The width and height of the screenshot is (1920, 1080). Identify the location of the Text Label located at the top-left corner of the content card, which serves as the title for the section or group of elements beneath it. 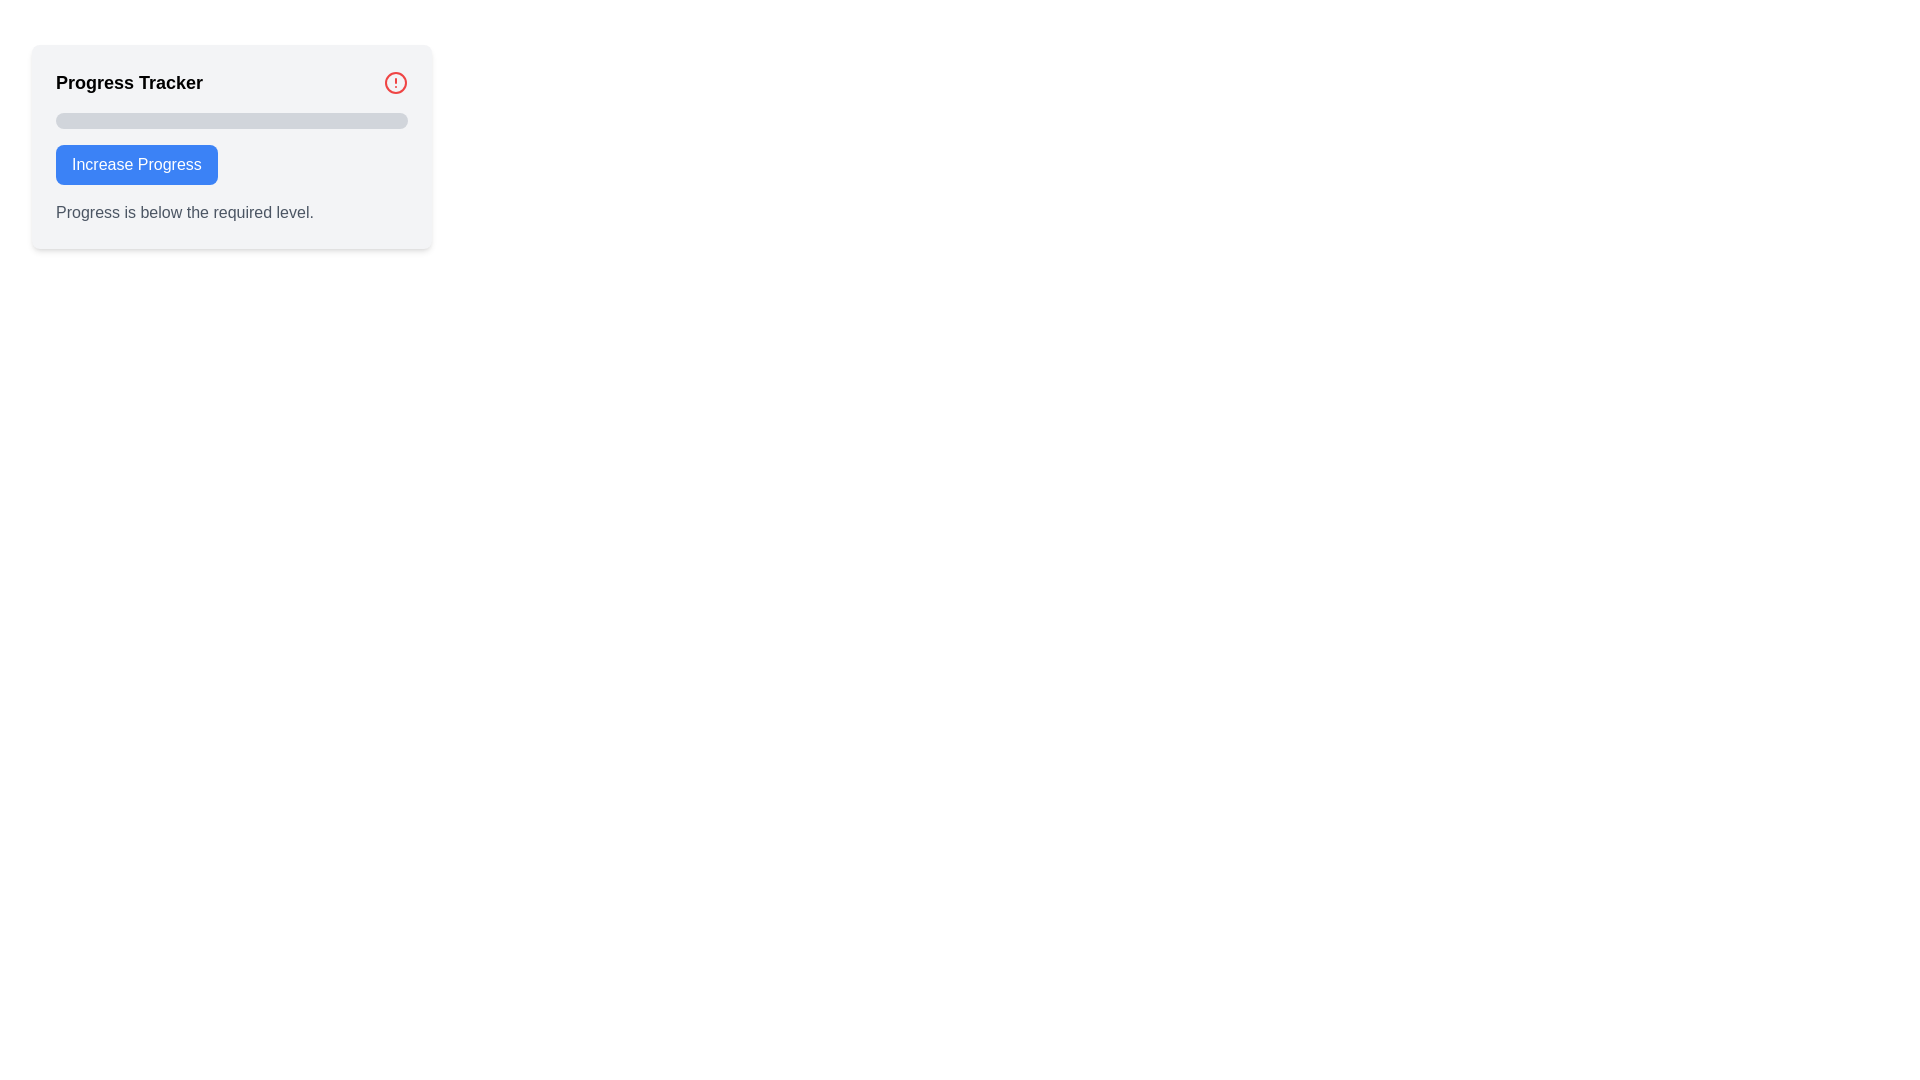
(128, 82).